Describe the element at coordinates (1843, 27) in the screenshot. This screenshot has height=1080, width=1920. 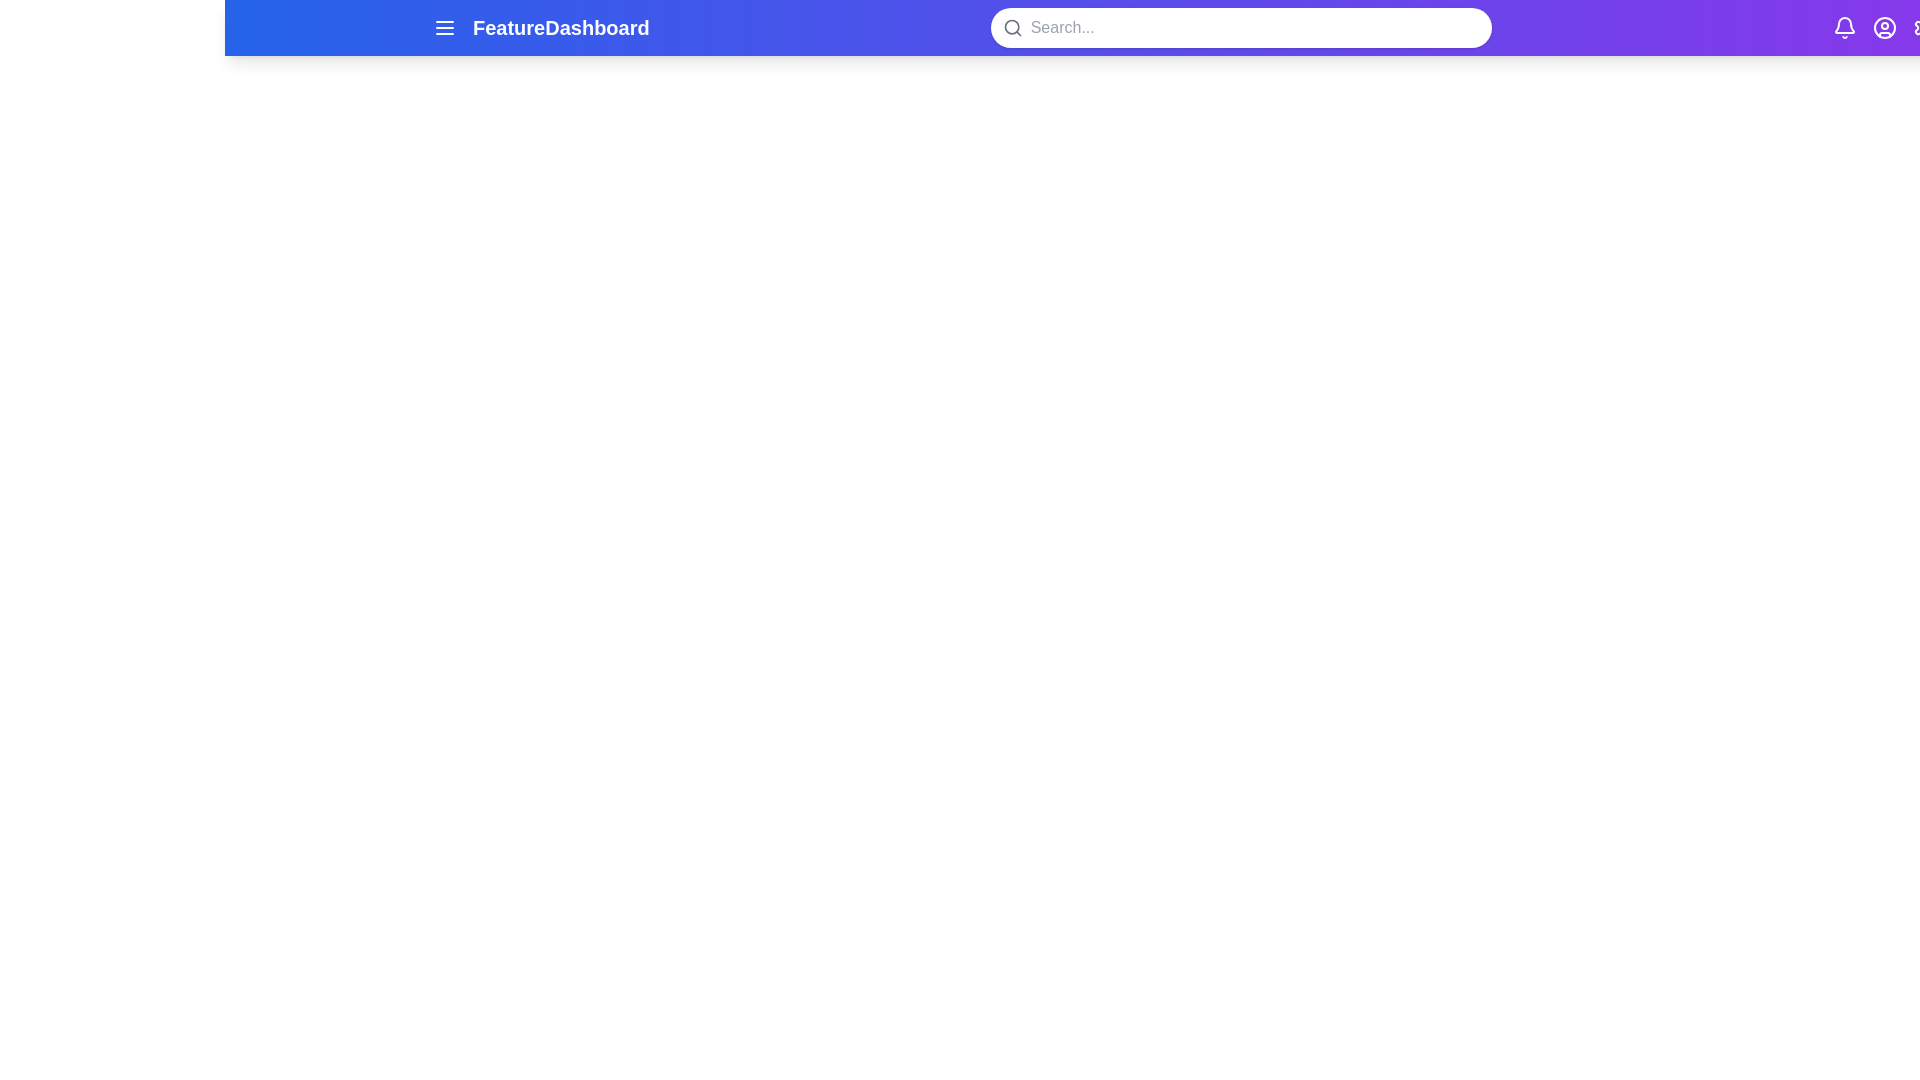
I see `the Notification Bell icon located at the top-right corner of the interface, adjacent to the user profile and settings gear icons` at that location.